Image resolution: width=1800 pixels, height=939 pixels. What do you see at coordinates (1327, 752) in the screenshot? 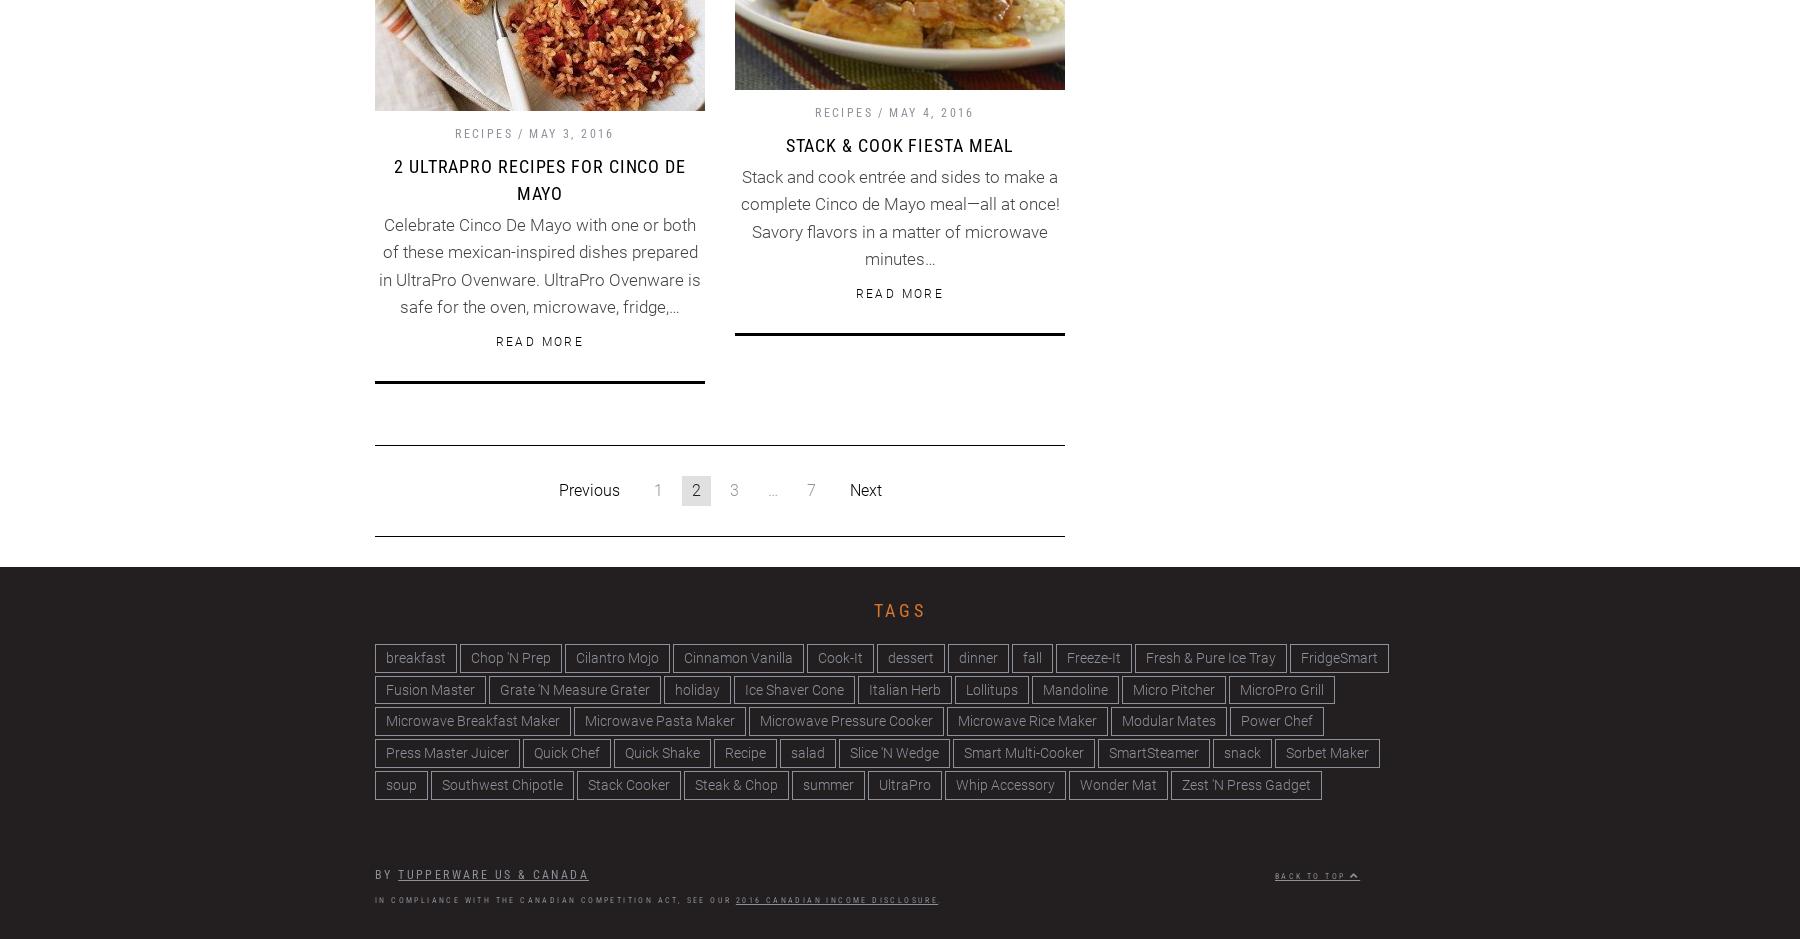
I see `'Sorbet Maker'` at bounding box center [1327, 752].